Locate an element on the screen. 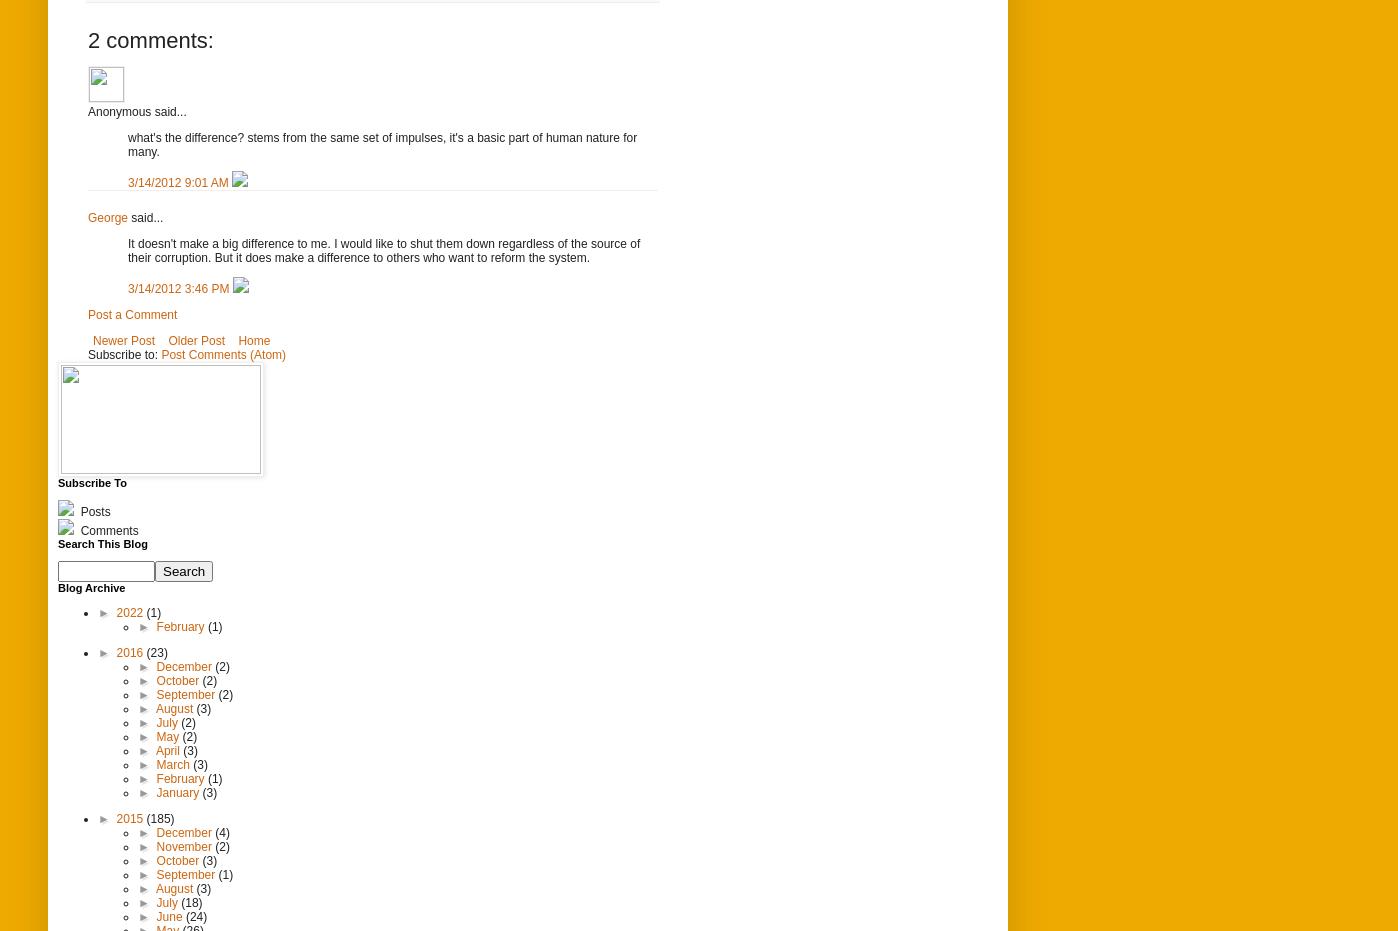 This screenshot has width=1398, height=931. 'Posts' is located at coordinates (93, 511).